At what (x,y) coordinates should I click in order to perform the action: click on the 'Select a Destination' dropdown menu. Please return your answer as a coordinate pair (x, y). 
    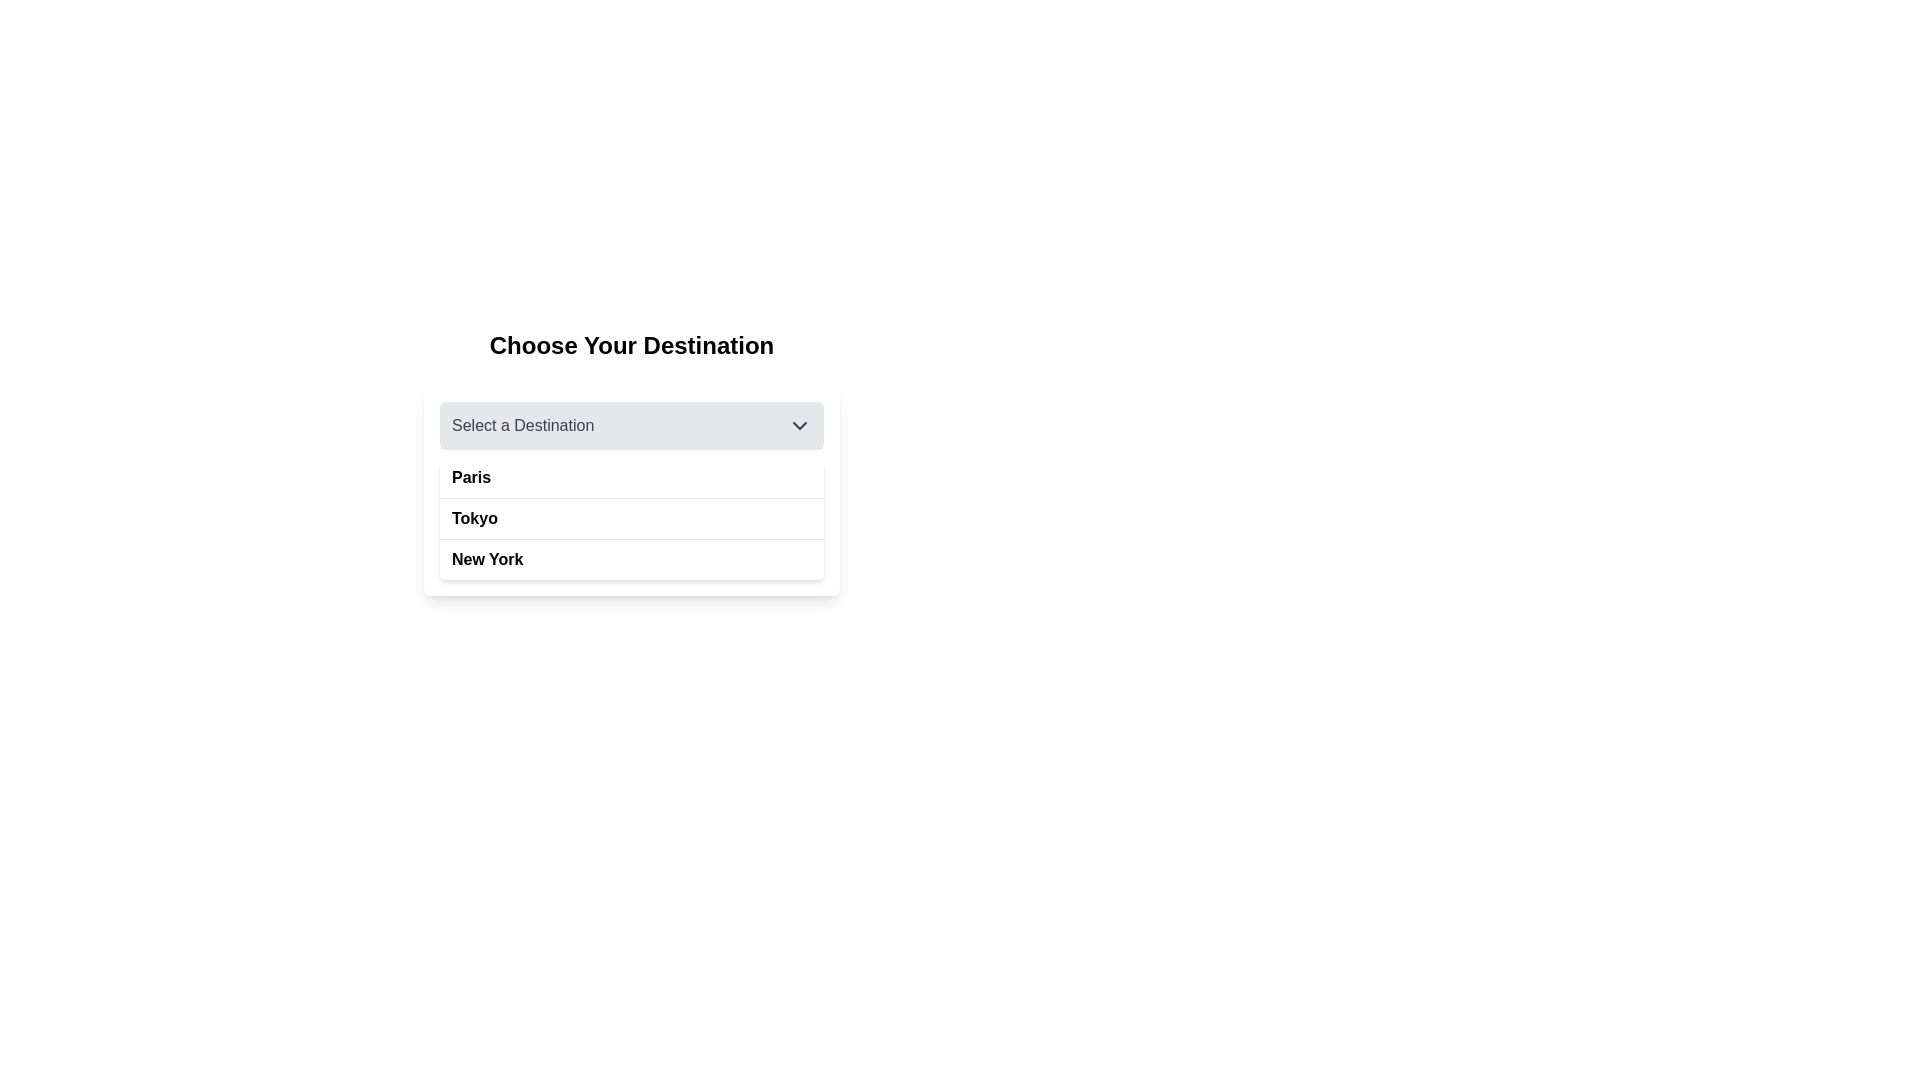
    Looking at the image, I should click on (631, 462).